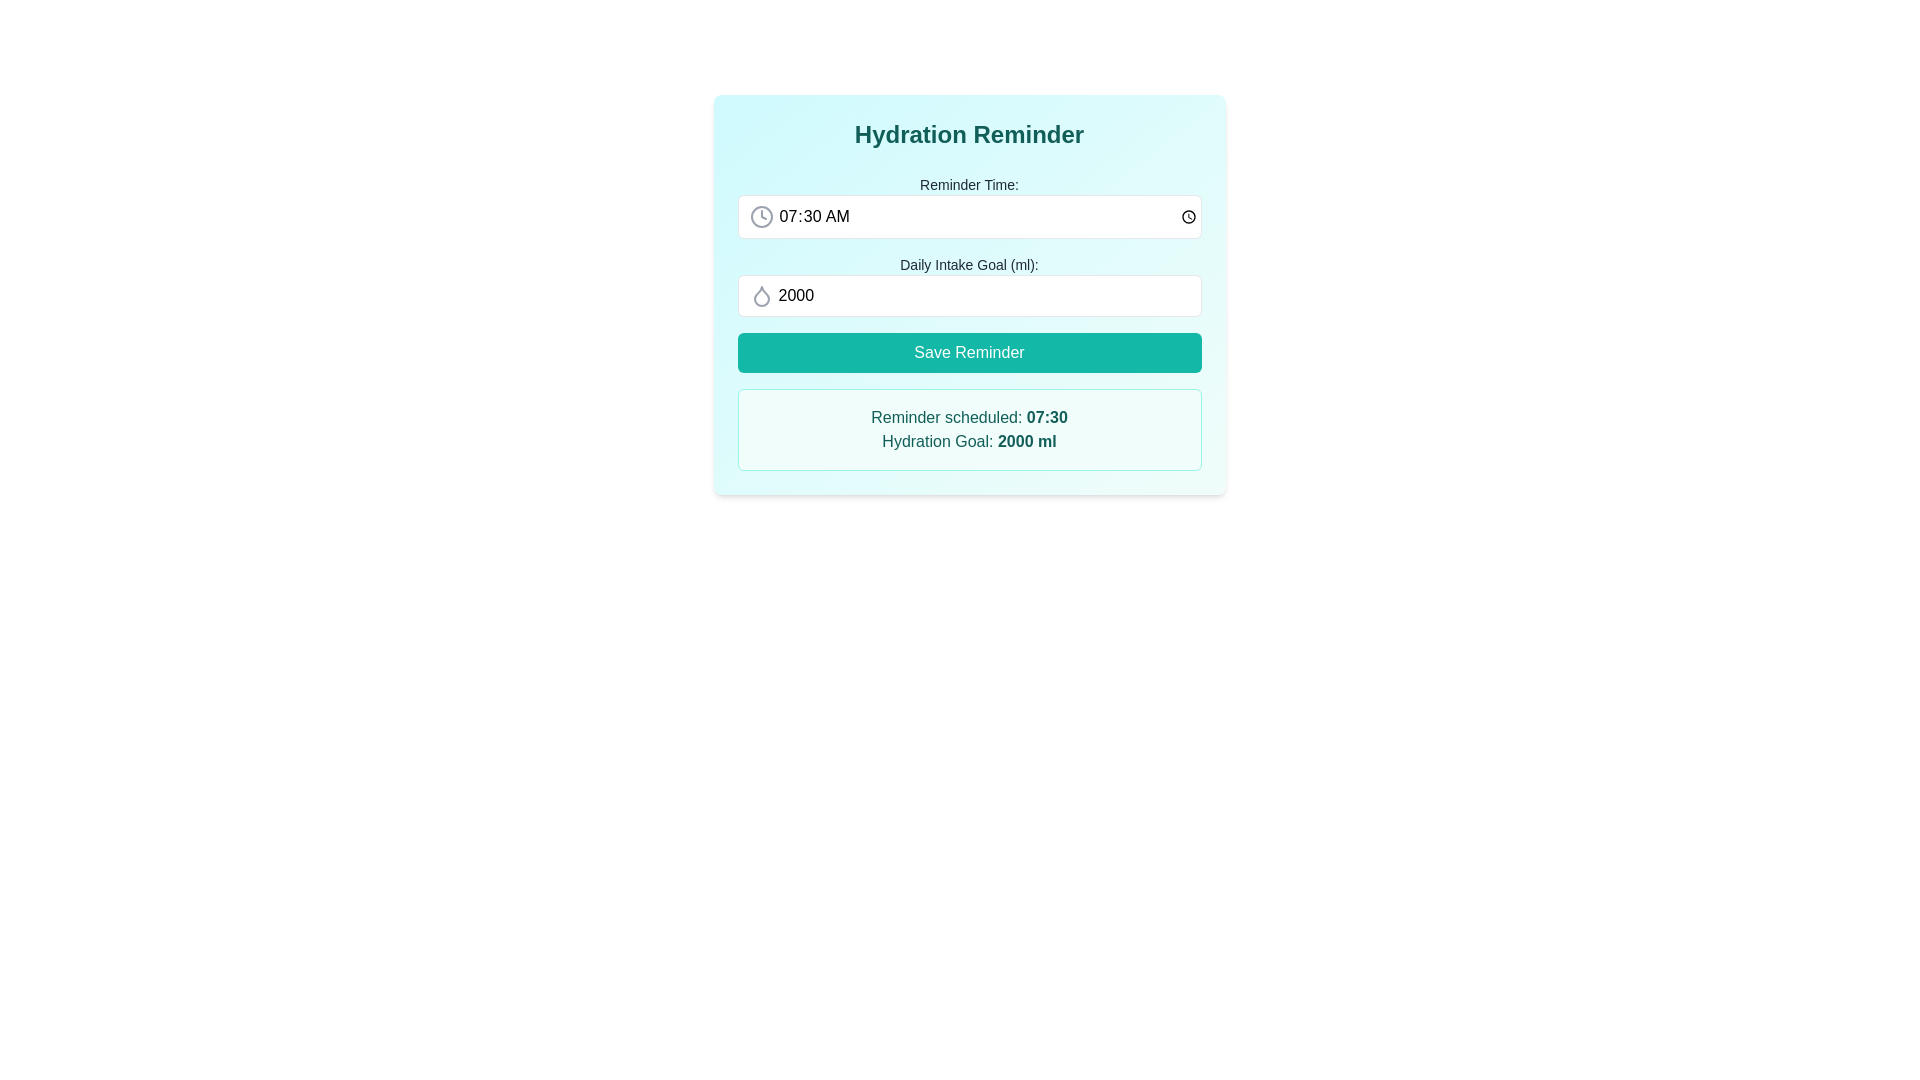 Image resolution: width=1920 pixels, height=1080 pixels. Describe the element at coordinates (969, 352) in the screenshot. I see `the save button located below the 'Daily Intake Goal (ml):' input field` at that location.